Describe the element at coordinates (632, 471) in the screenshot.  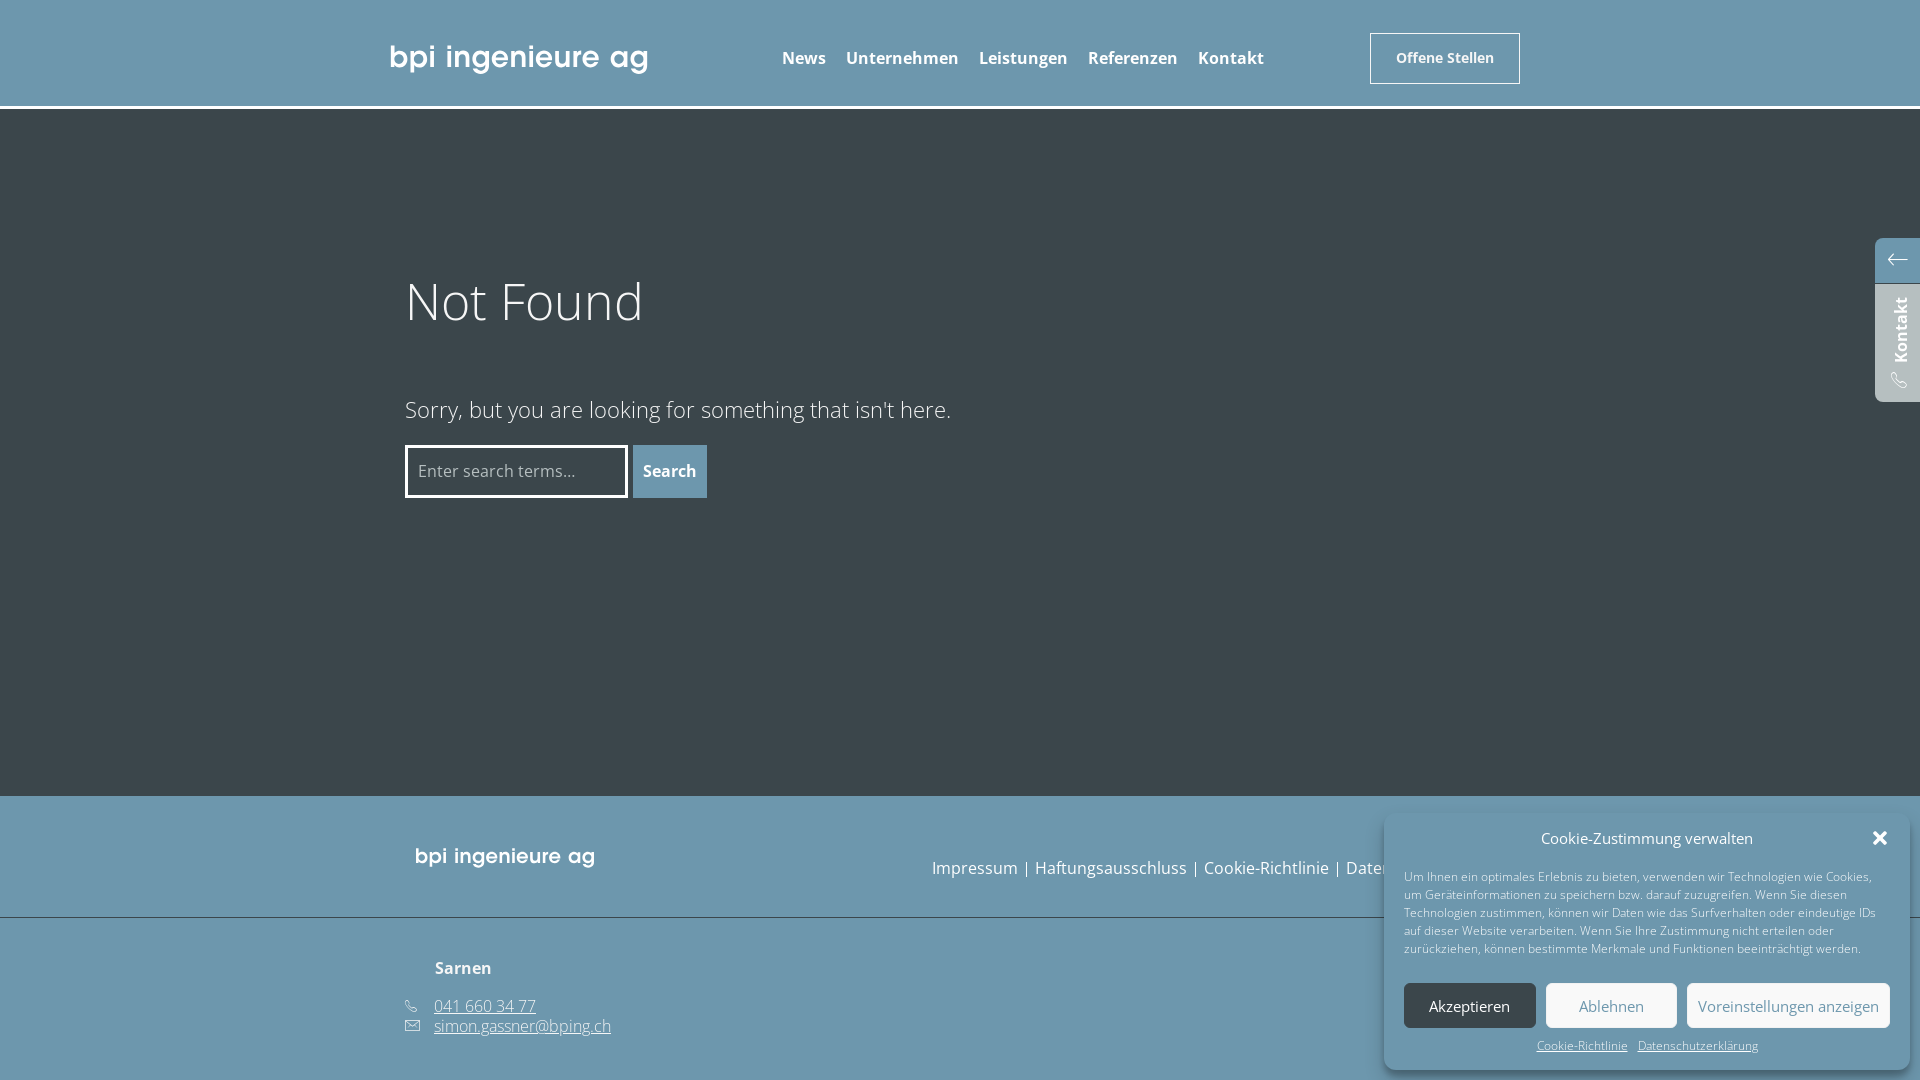
I see `'Search'` at that location.